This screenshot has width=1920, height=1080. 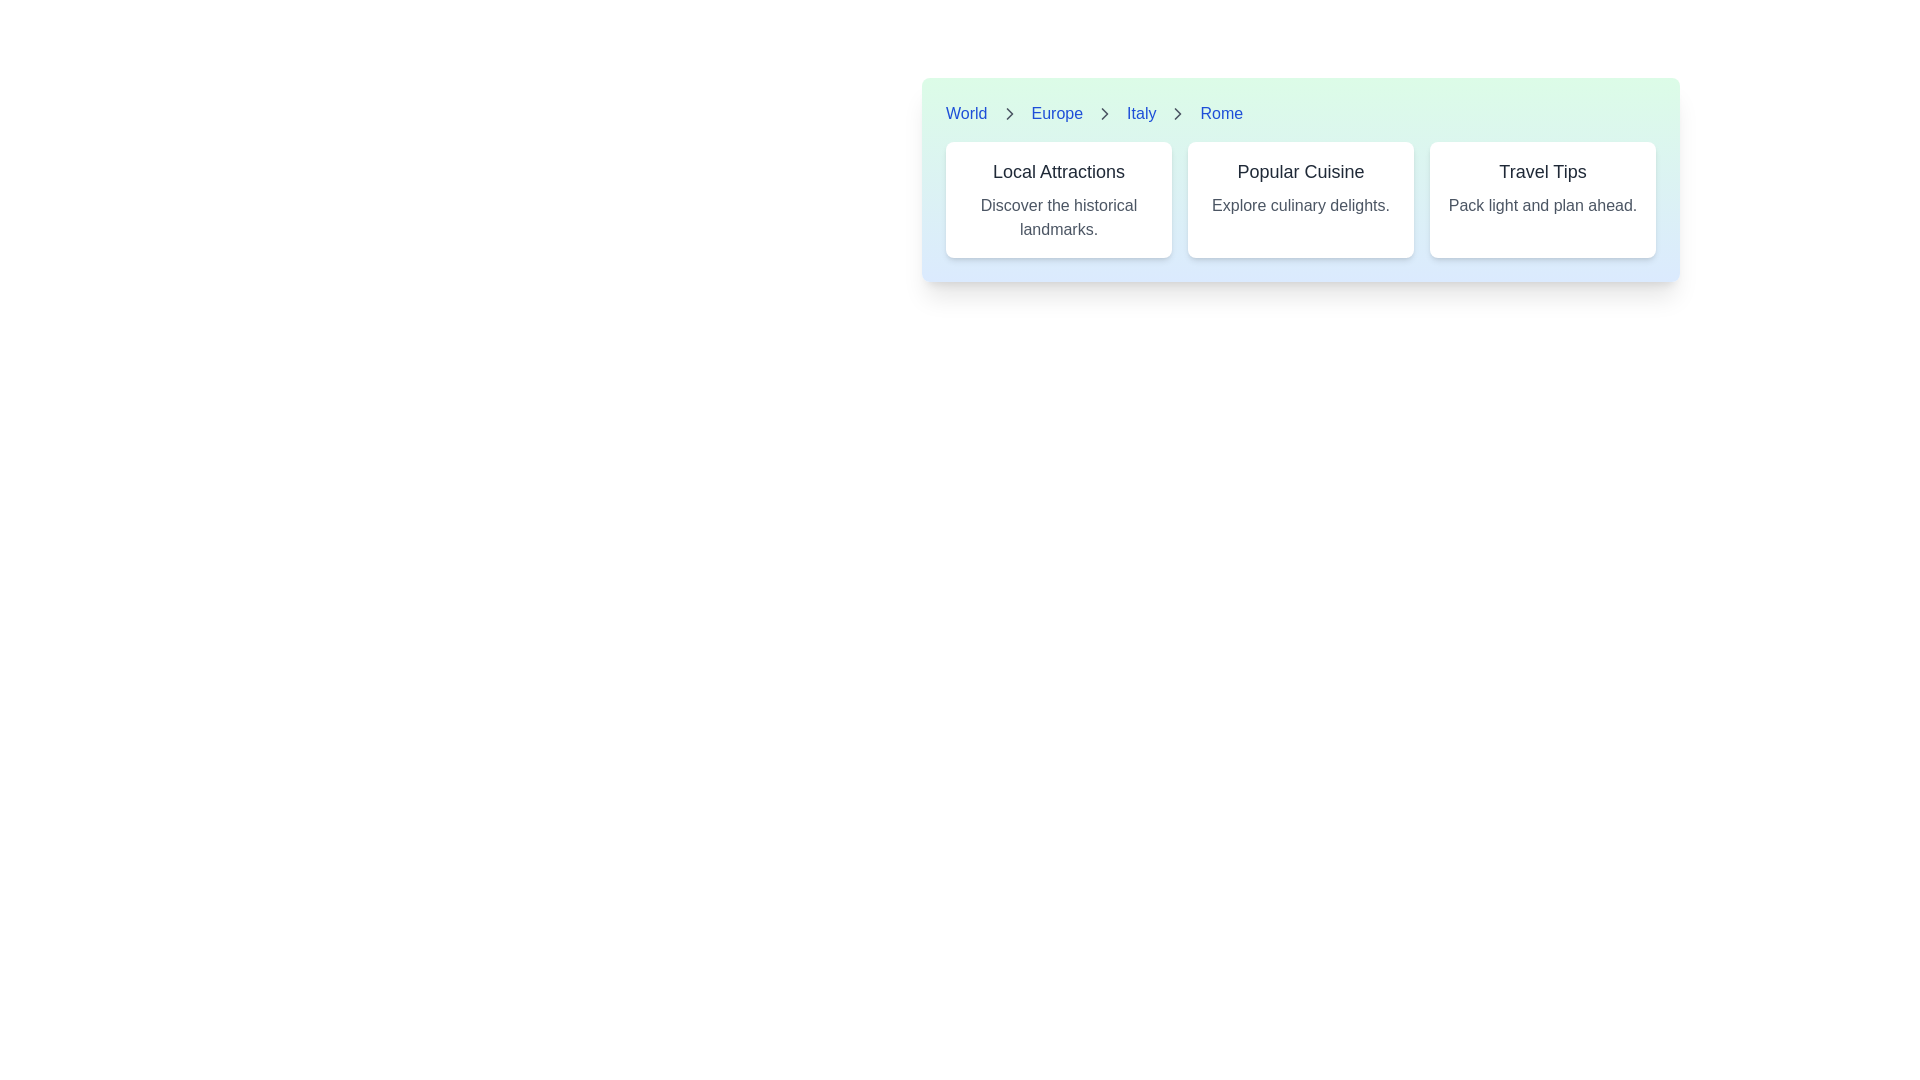 I want to click on the text label that provides a description for the 'Popular Cuisine' card, located below the heading within a white card in the center of the interface, so click(x=1300, y=205).